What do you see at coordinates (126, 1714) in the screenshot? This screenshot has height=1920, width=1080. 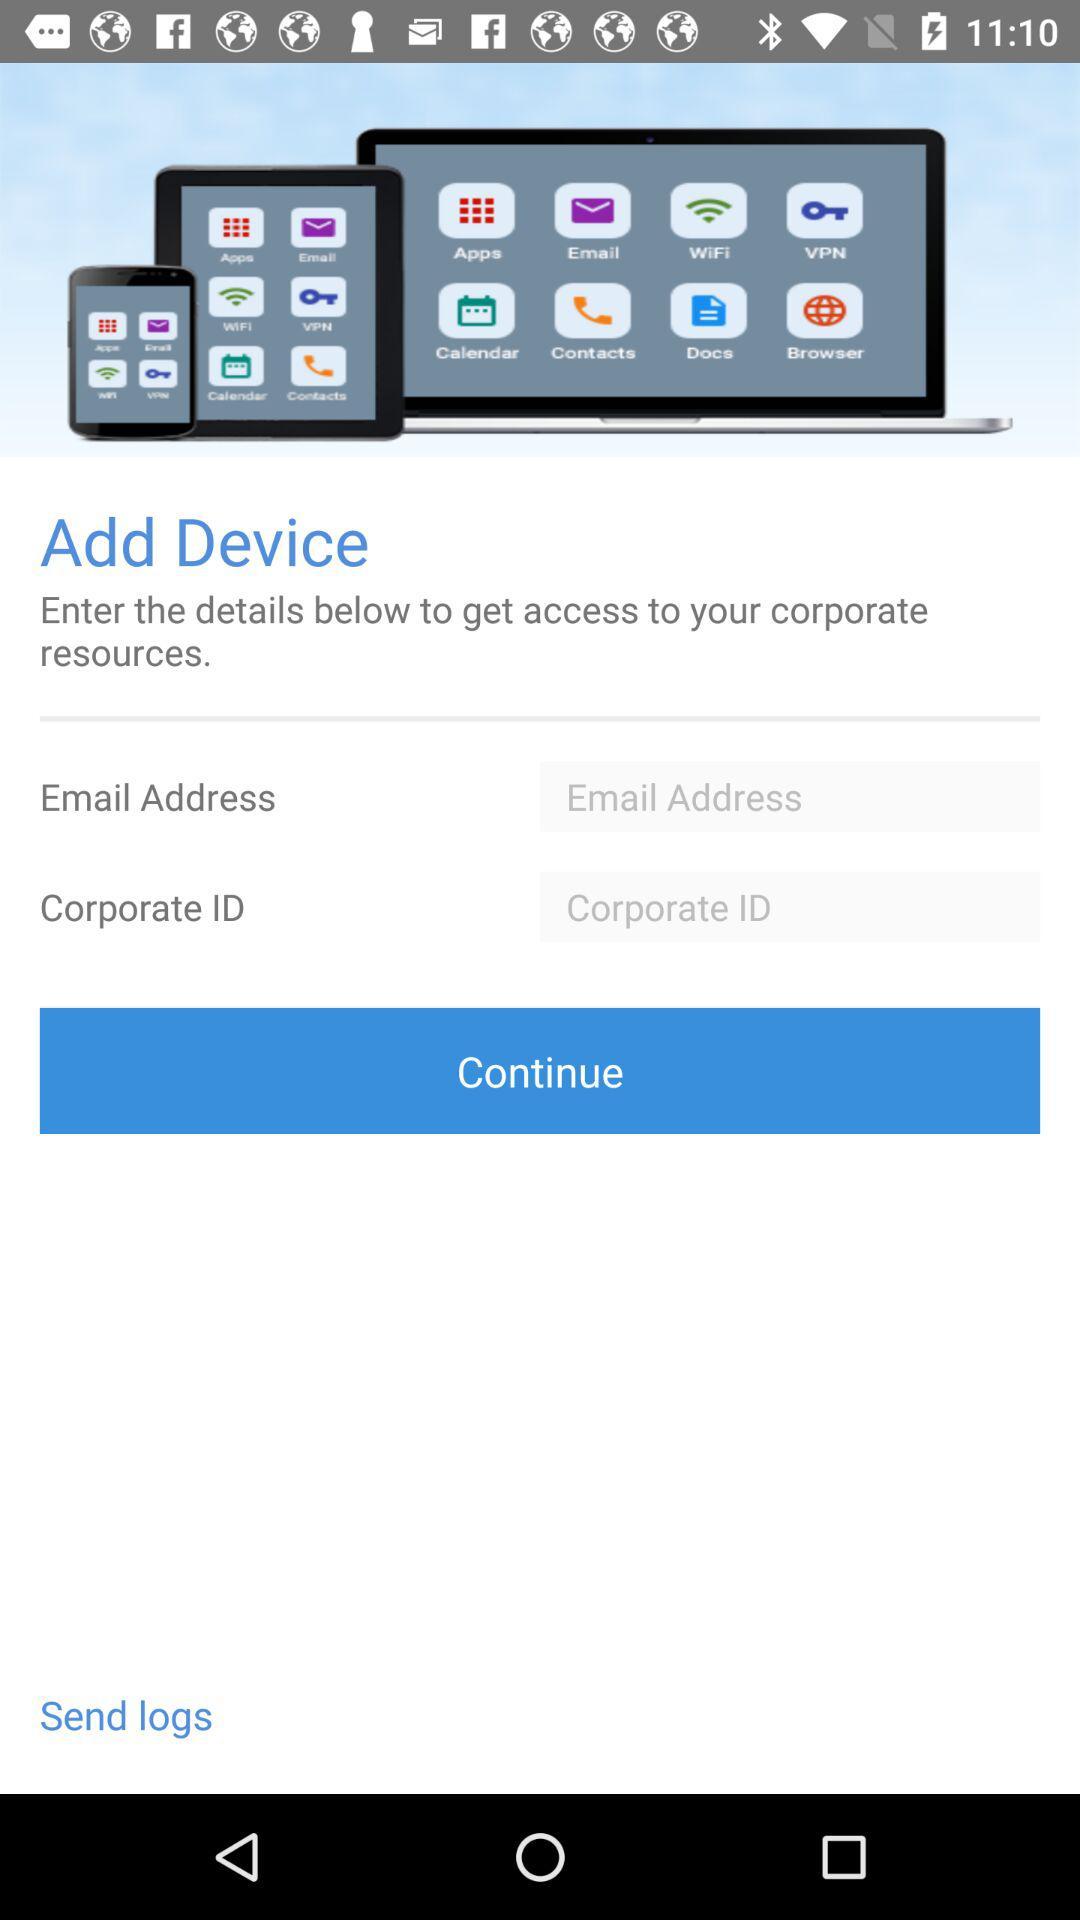 I see `the send logs icon` at bounding box center [126, 1714].